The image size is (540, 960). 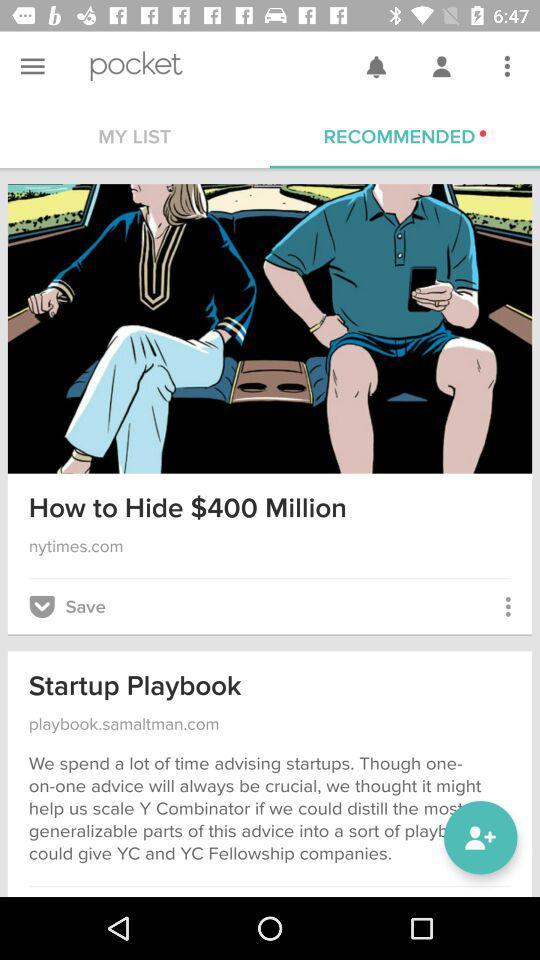 I want to click on the first icon at the top right corner, so click(x=376, y=66).